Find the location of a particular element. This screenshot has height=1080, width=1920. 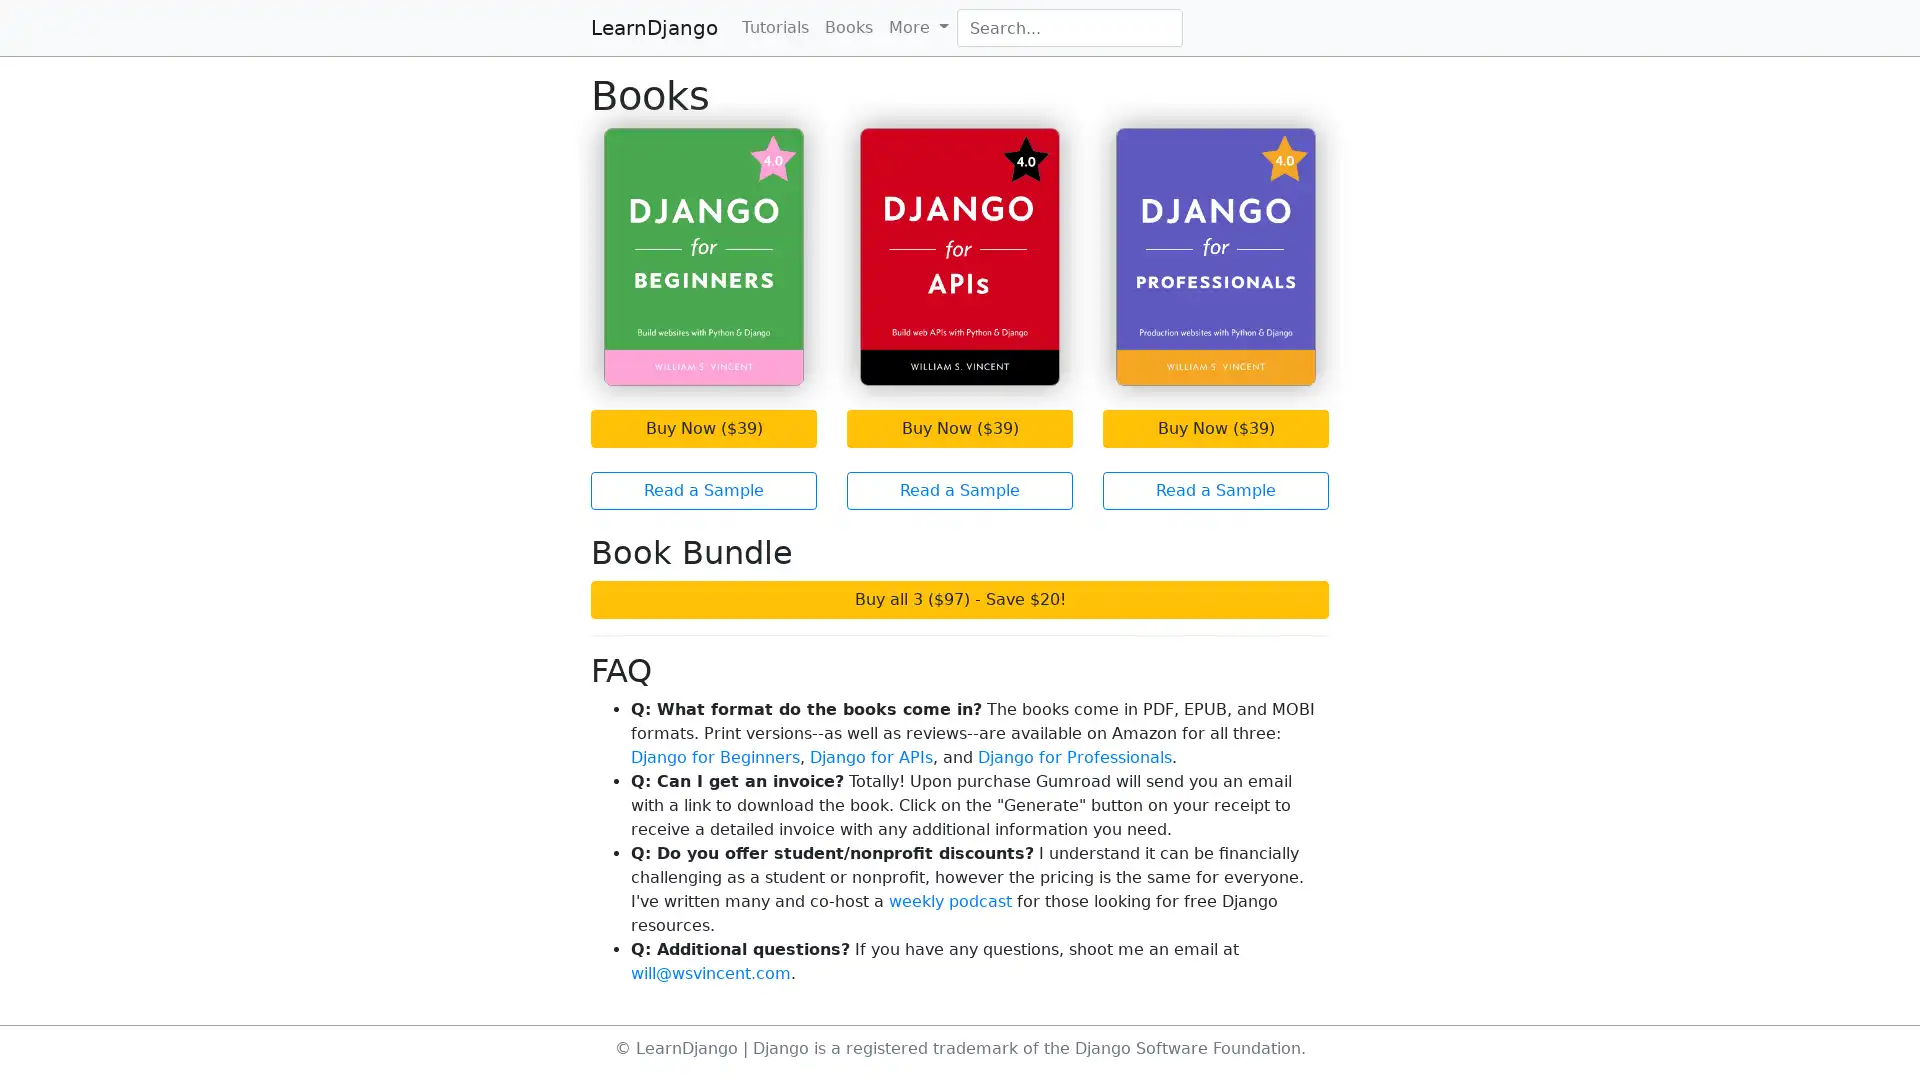

Buy Now ($39) is located at coordinates (960, 427).